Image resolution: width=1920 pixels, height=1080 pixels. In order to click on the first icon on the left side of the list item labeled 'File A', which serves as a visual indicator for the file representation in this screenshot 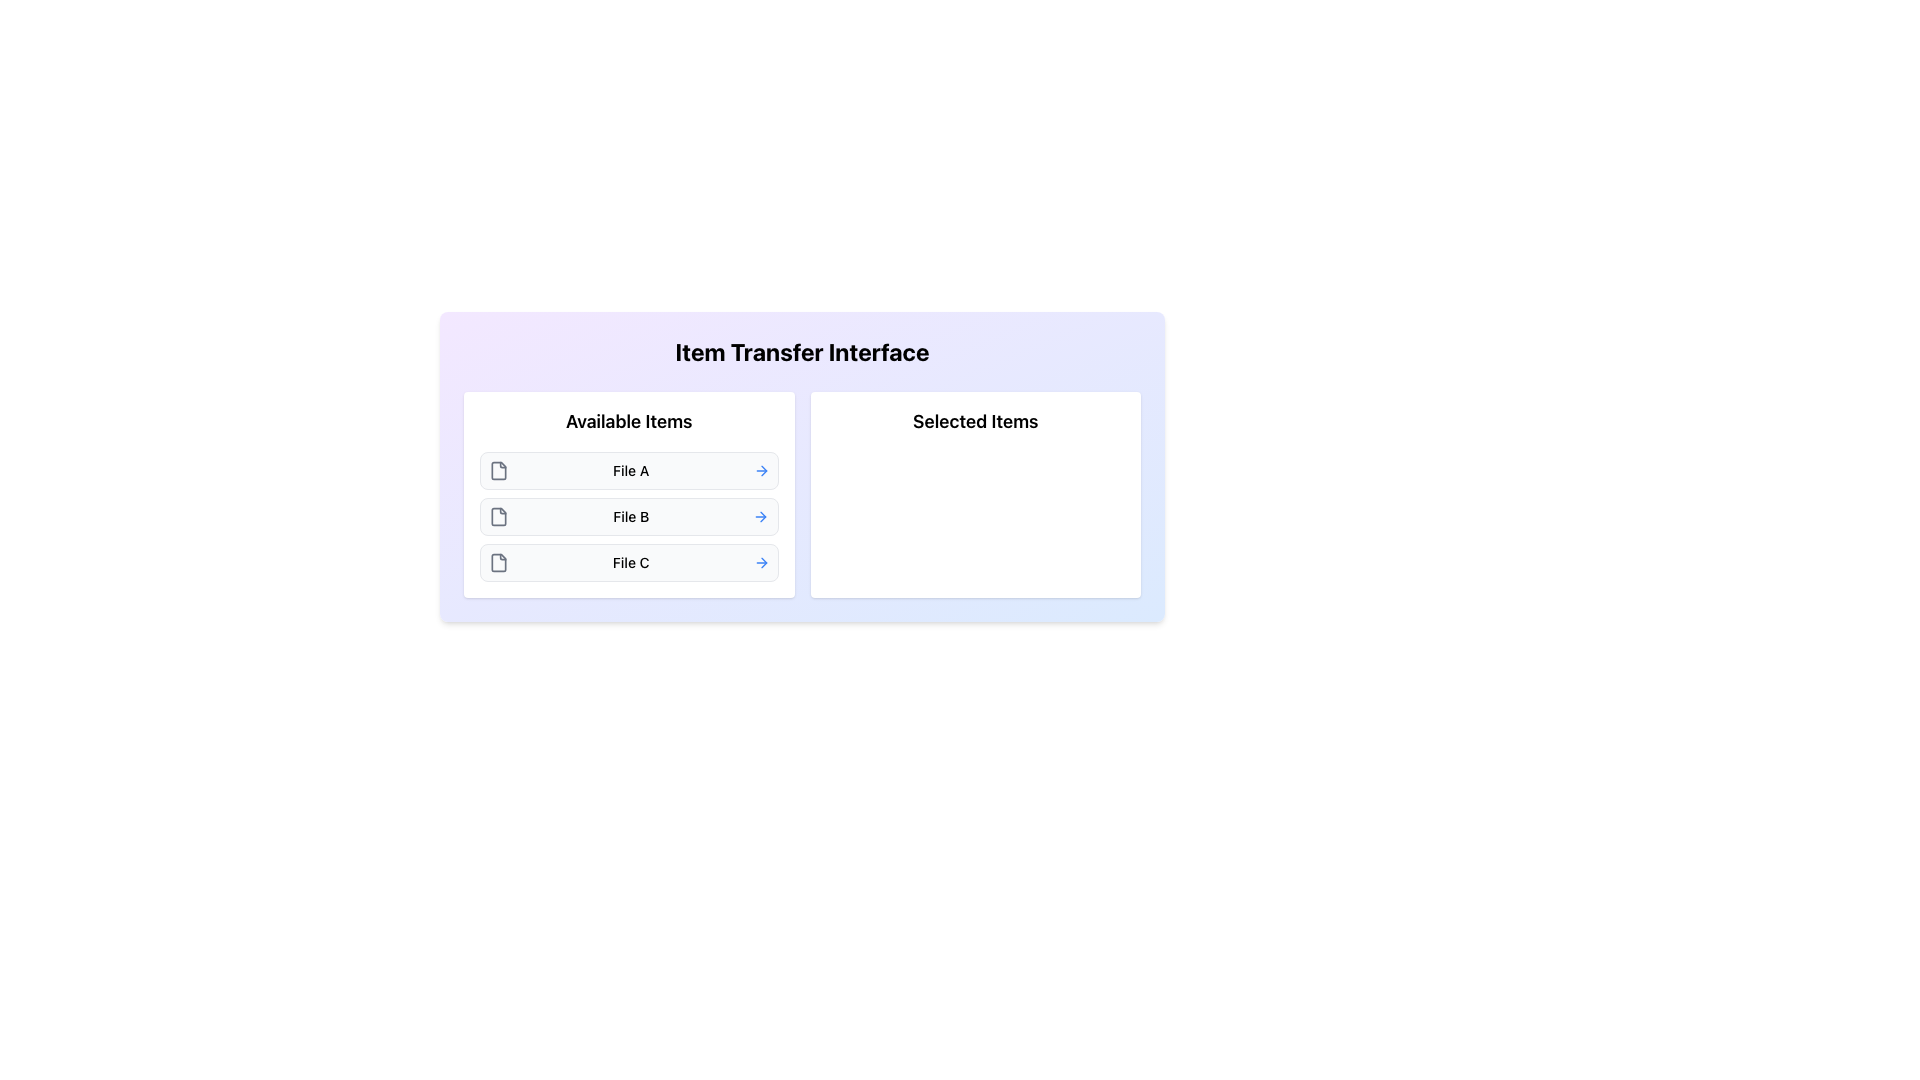, I will do `click(499, 470)`.